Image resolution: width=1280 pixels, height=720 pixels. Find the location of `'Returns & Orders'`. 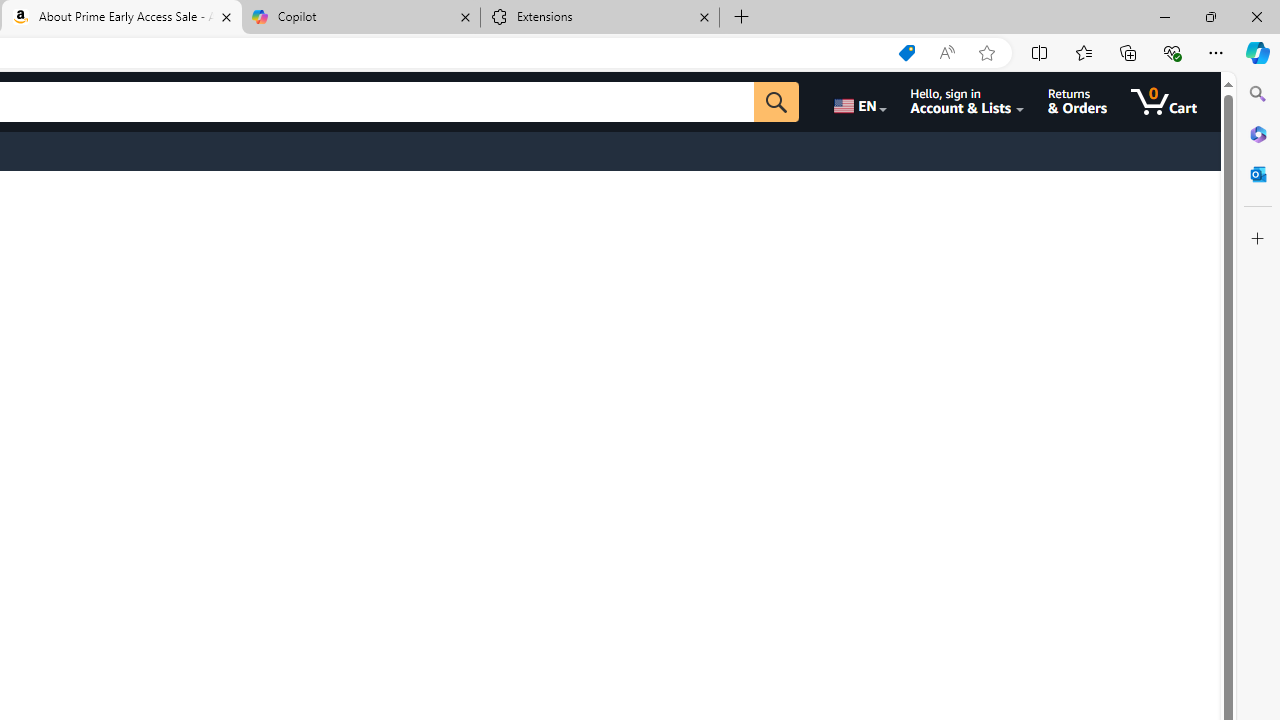

'Returns & Orders' is located at coordinates (1076, 101).